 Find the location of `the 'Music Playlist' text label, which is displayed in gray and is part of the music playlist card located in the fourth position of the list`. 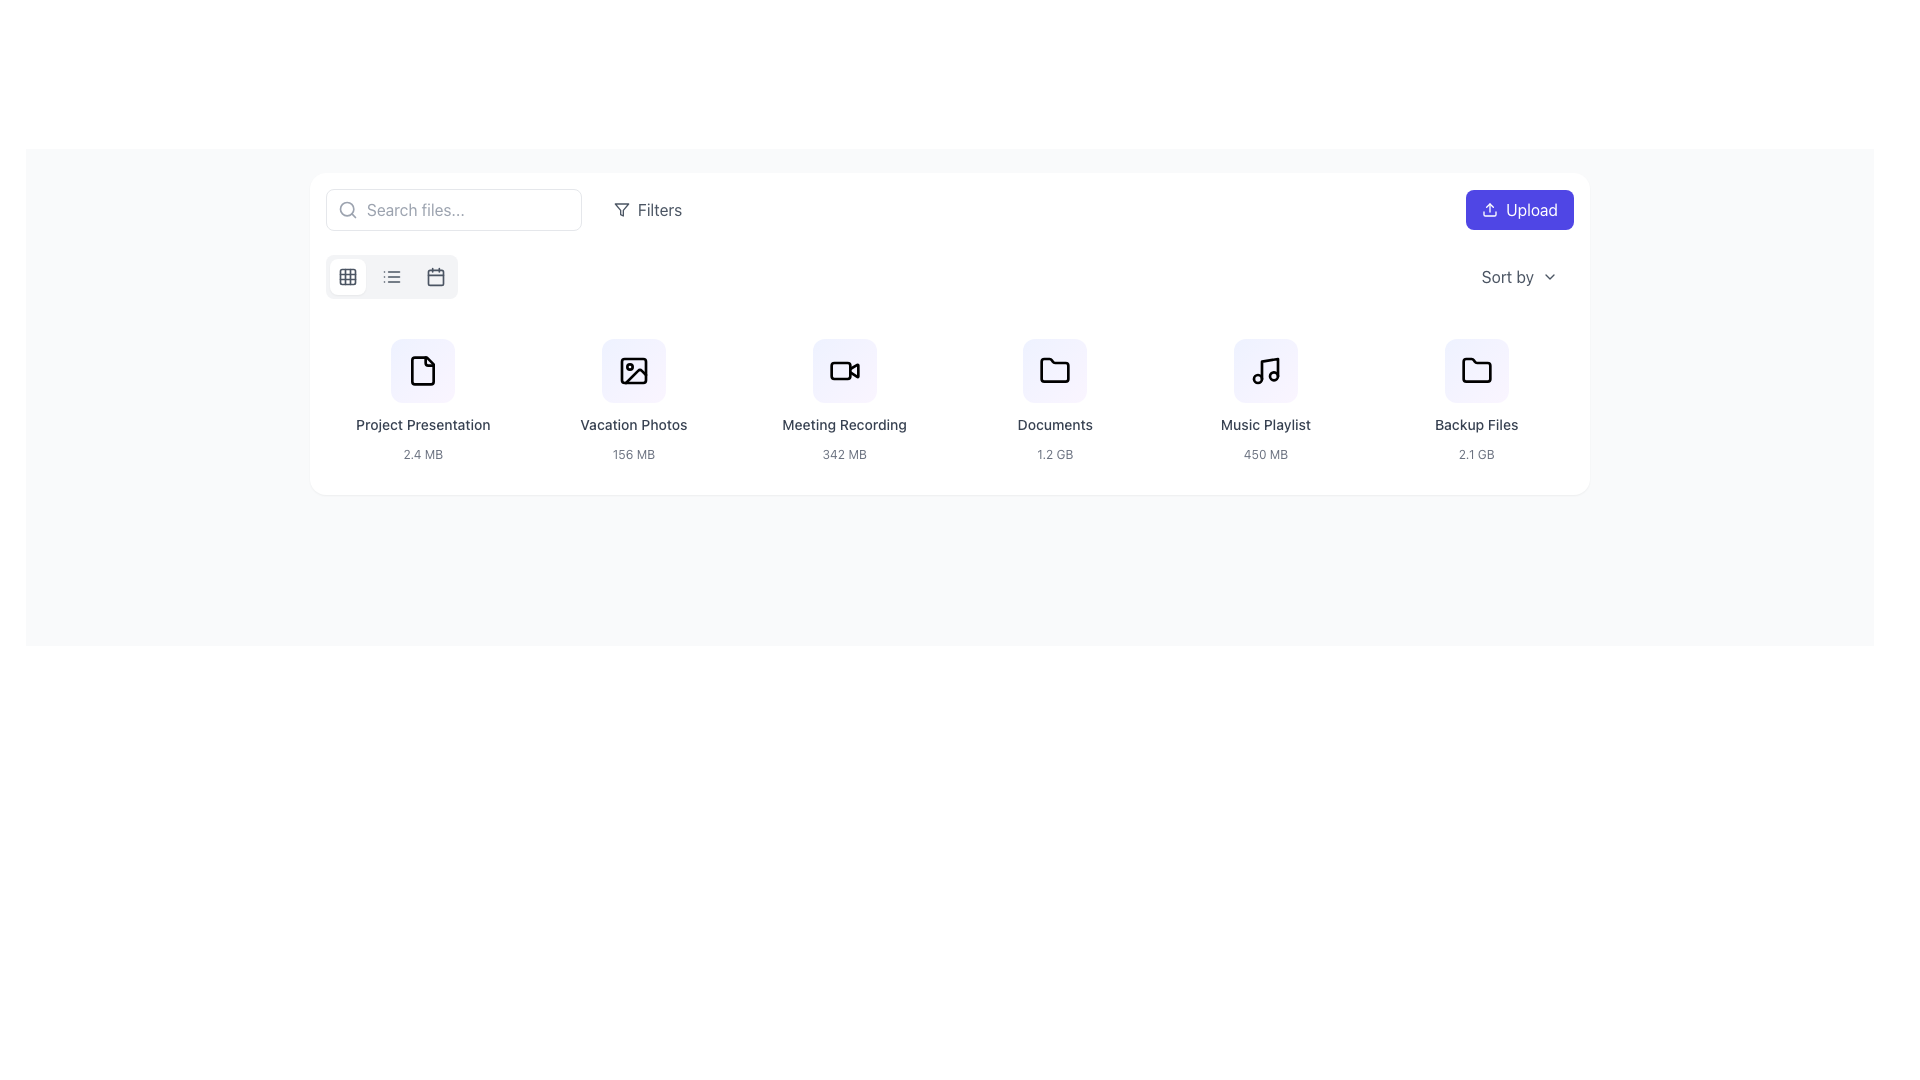

the 'Music Playlist' text label, which is displayed in gray and is part of the music playlist card located in the fourth position of the list is located at coordinates (1265, 423).